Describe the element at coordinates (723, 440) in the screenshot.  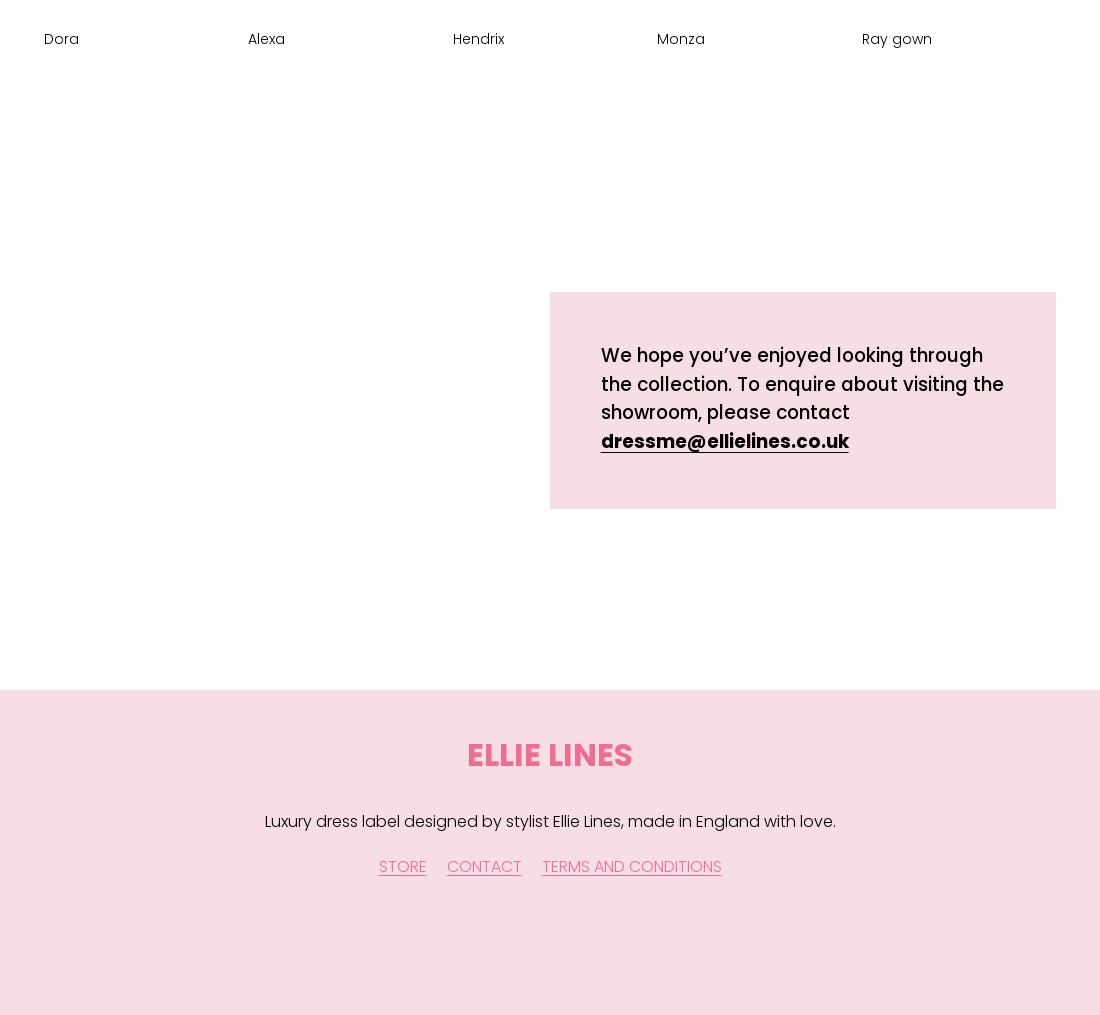
I see `'dressme@ellielines.co.uk'` at that location.